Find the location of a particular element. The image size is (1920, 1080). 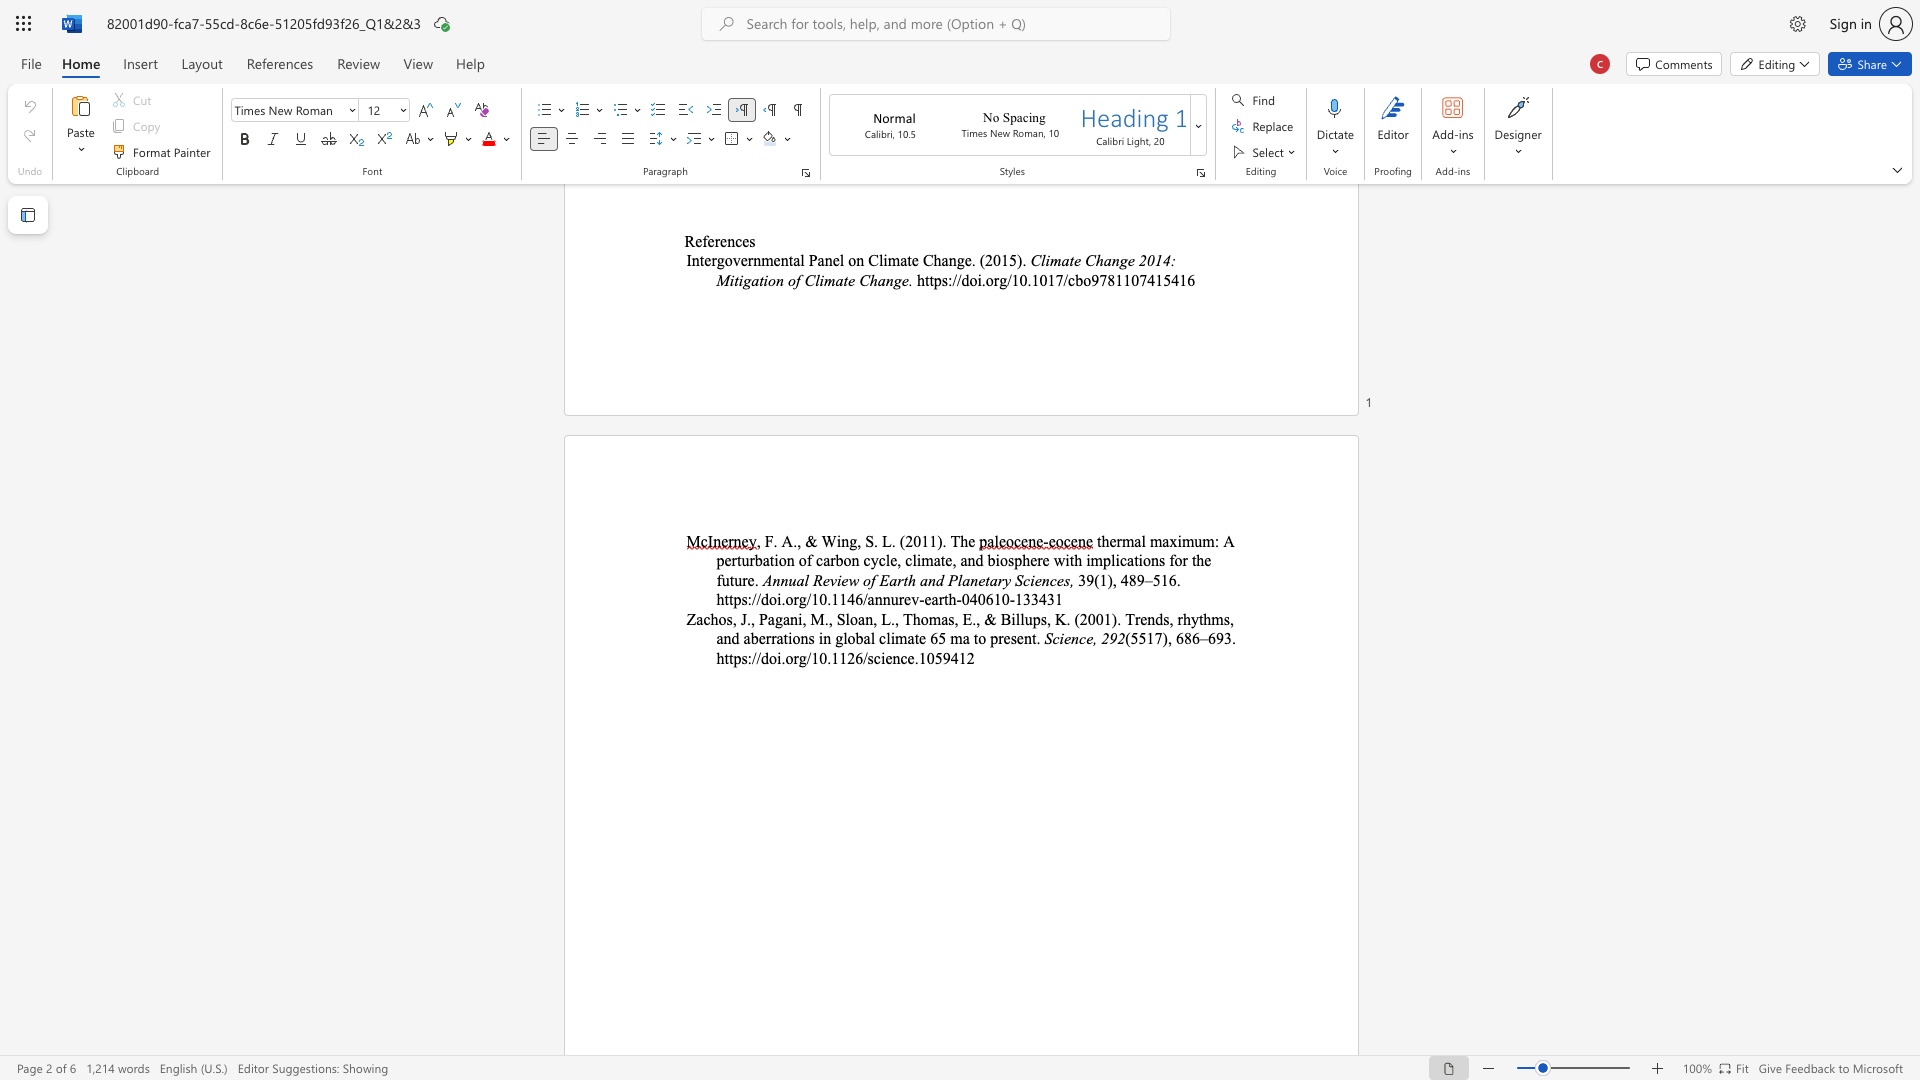

the 1th character "l" in the text is located at coordinates (847, 618).